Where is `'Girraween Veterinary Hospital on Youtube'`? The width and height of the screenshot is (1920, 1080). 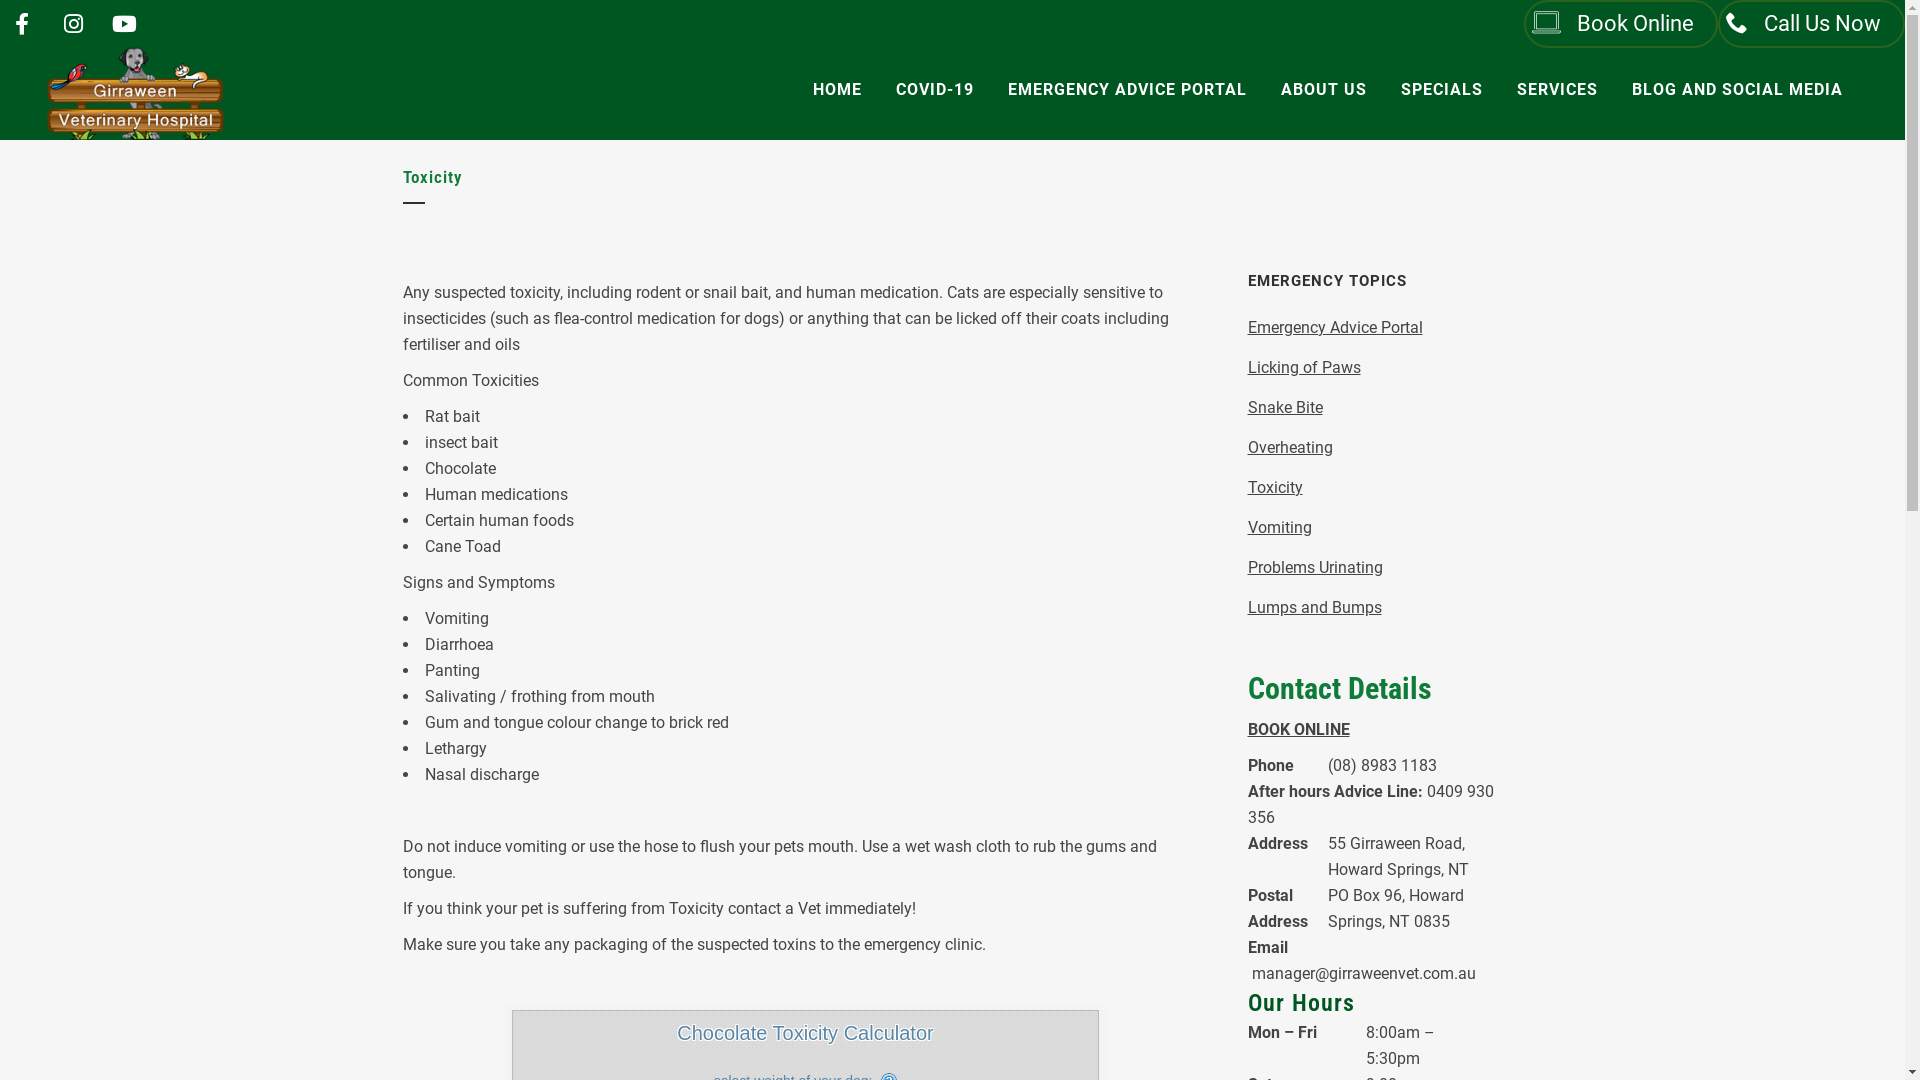 'Girraween Veterinary Hospital on Youtube' is located at coordinates (123, 24).